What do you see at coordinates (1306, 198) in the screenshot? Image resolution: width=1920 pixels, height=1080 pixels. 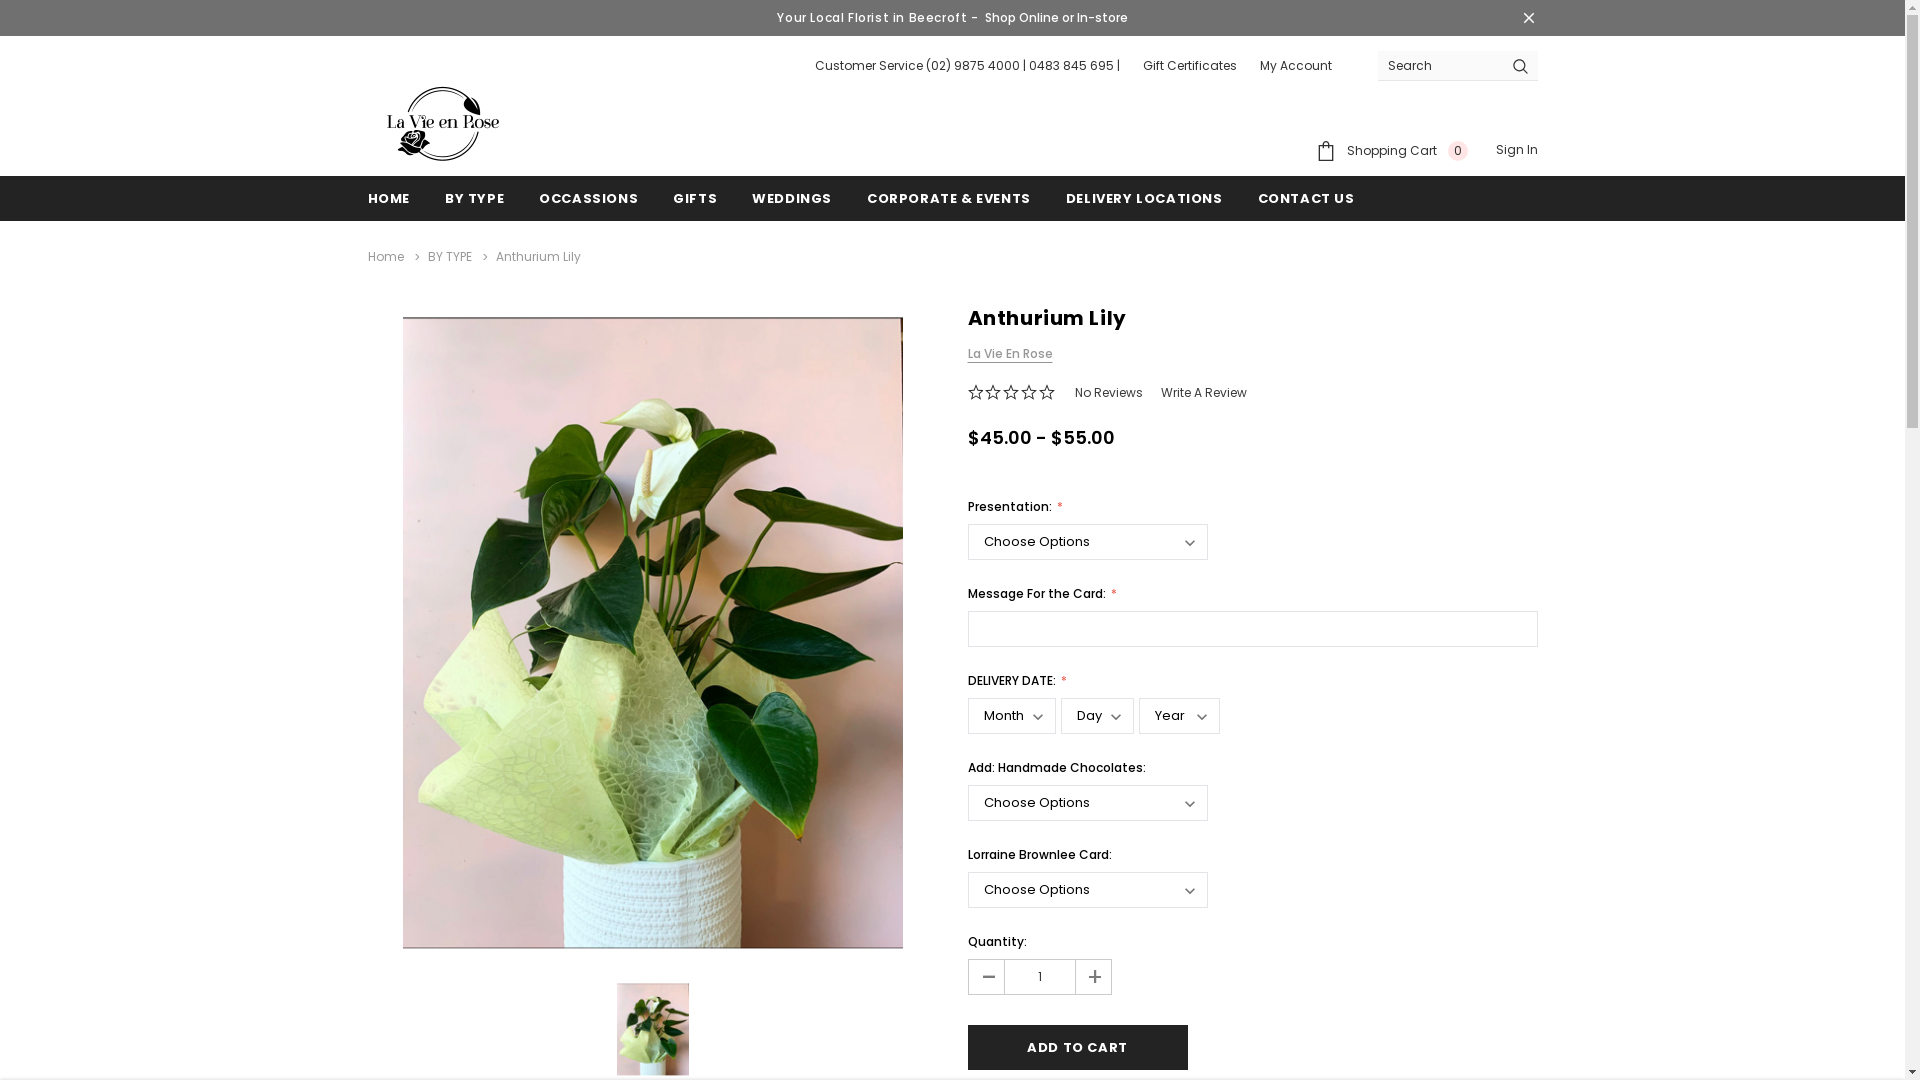 I see `'CONTACT US'` at bounding box center [1306, 198].